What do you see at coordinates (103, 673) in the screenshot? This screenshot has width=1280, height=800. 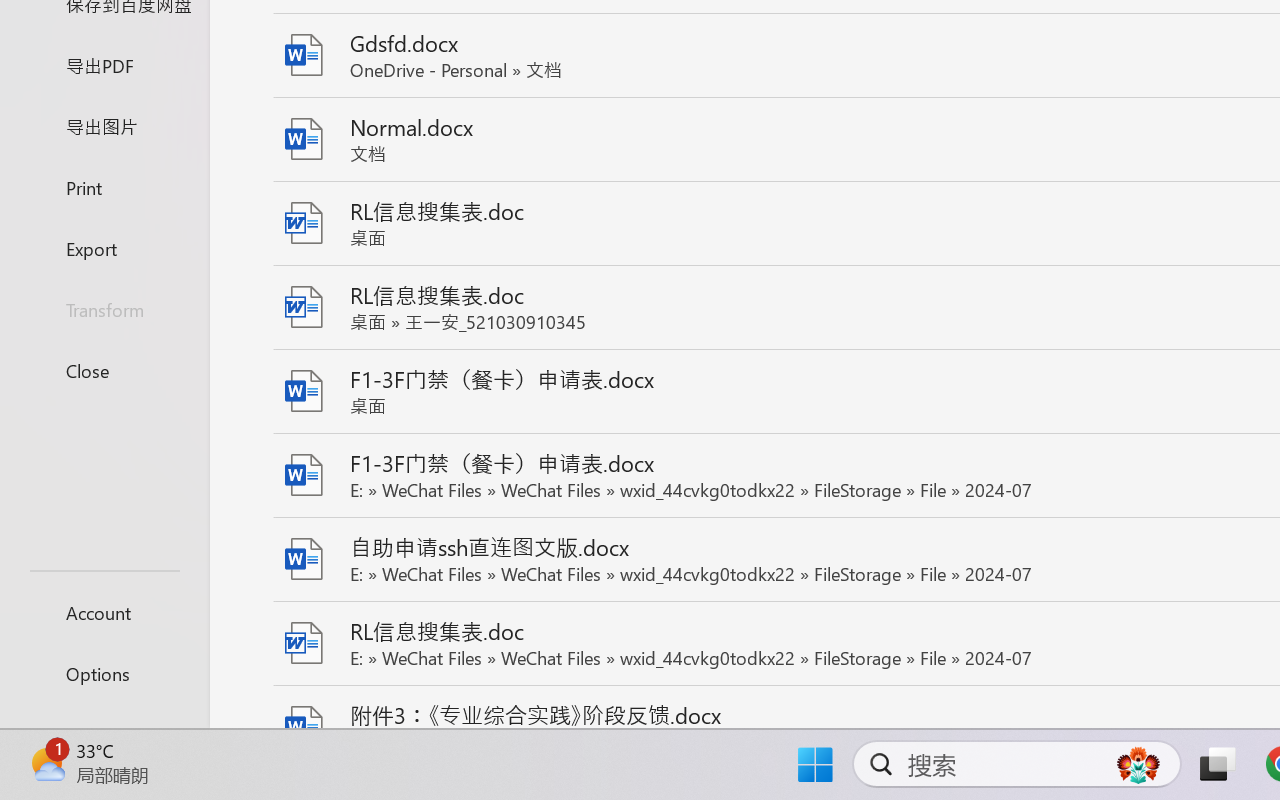 I see `'Options'` at bounding box center [103, 673].